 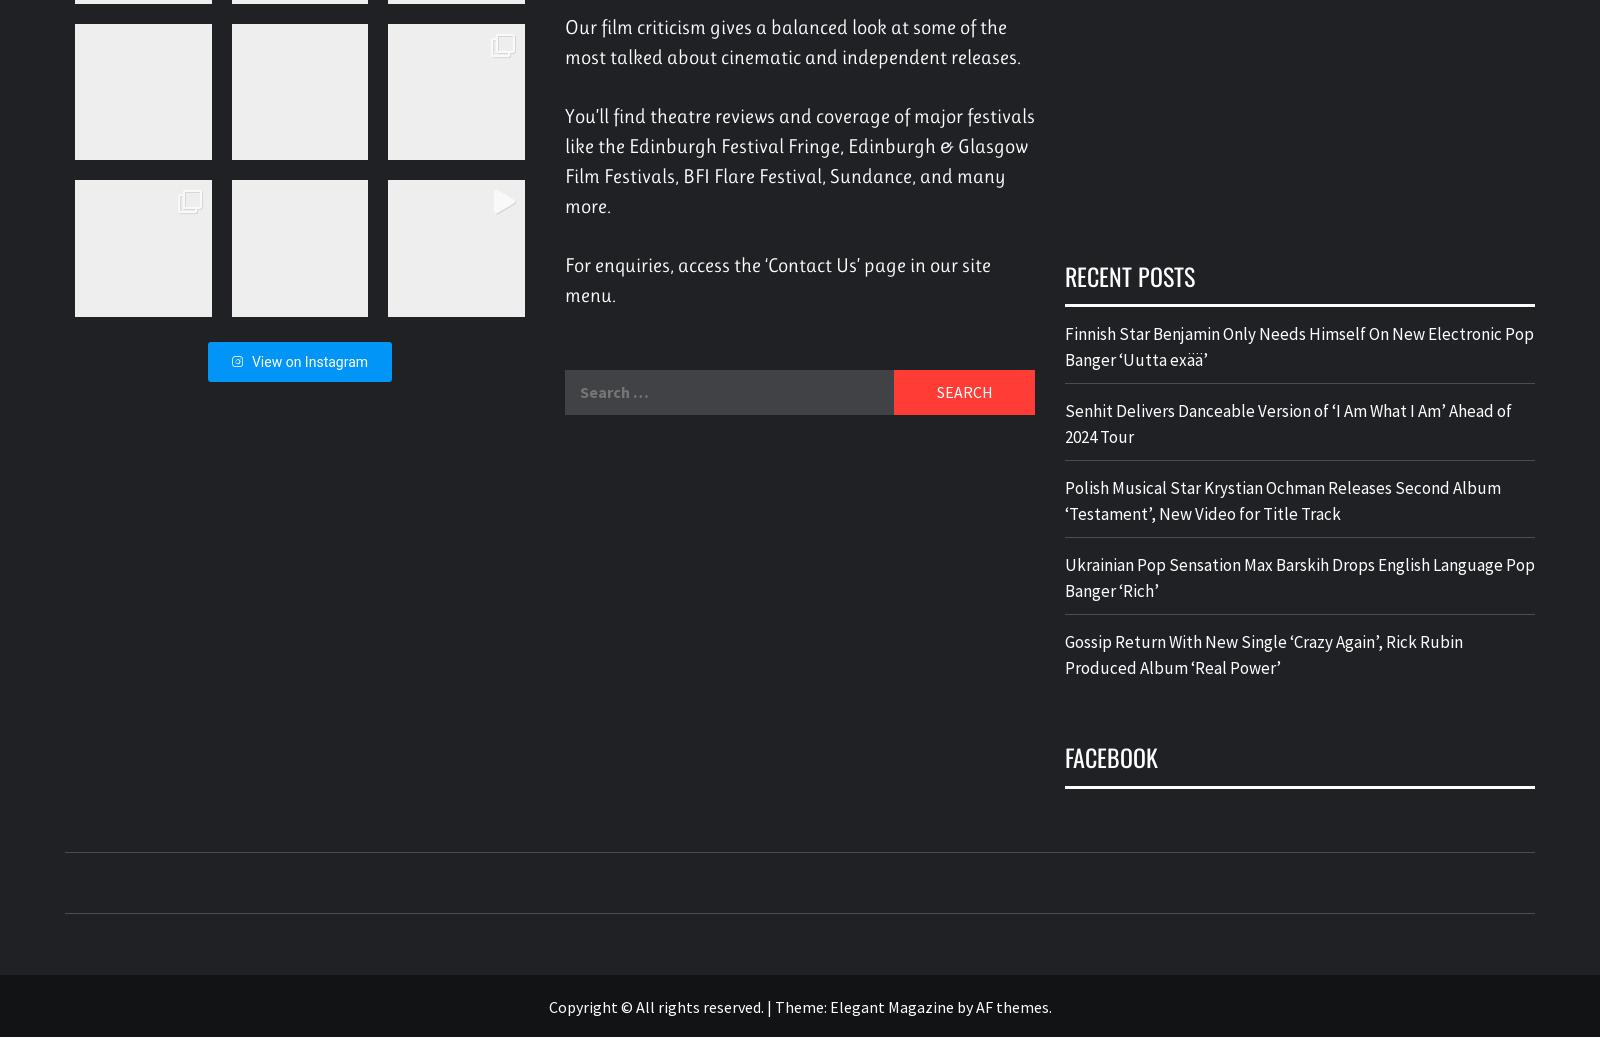 I want to click on 'Recent Posts', so click(x=1130, y=274).